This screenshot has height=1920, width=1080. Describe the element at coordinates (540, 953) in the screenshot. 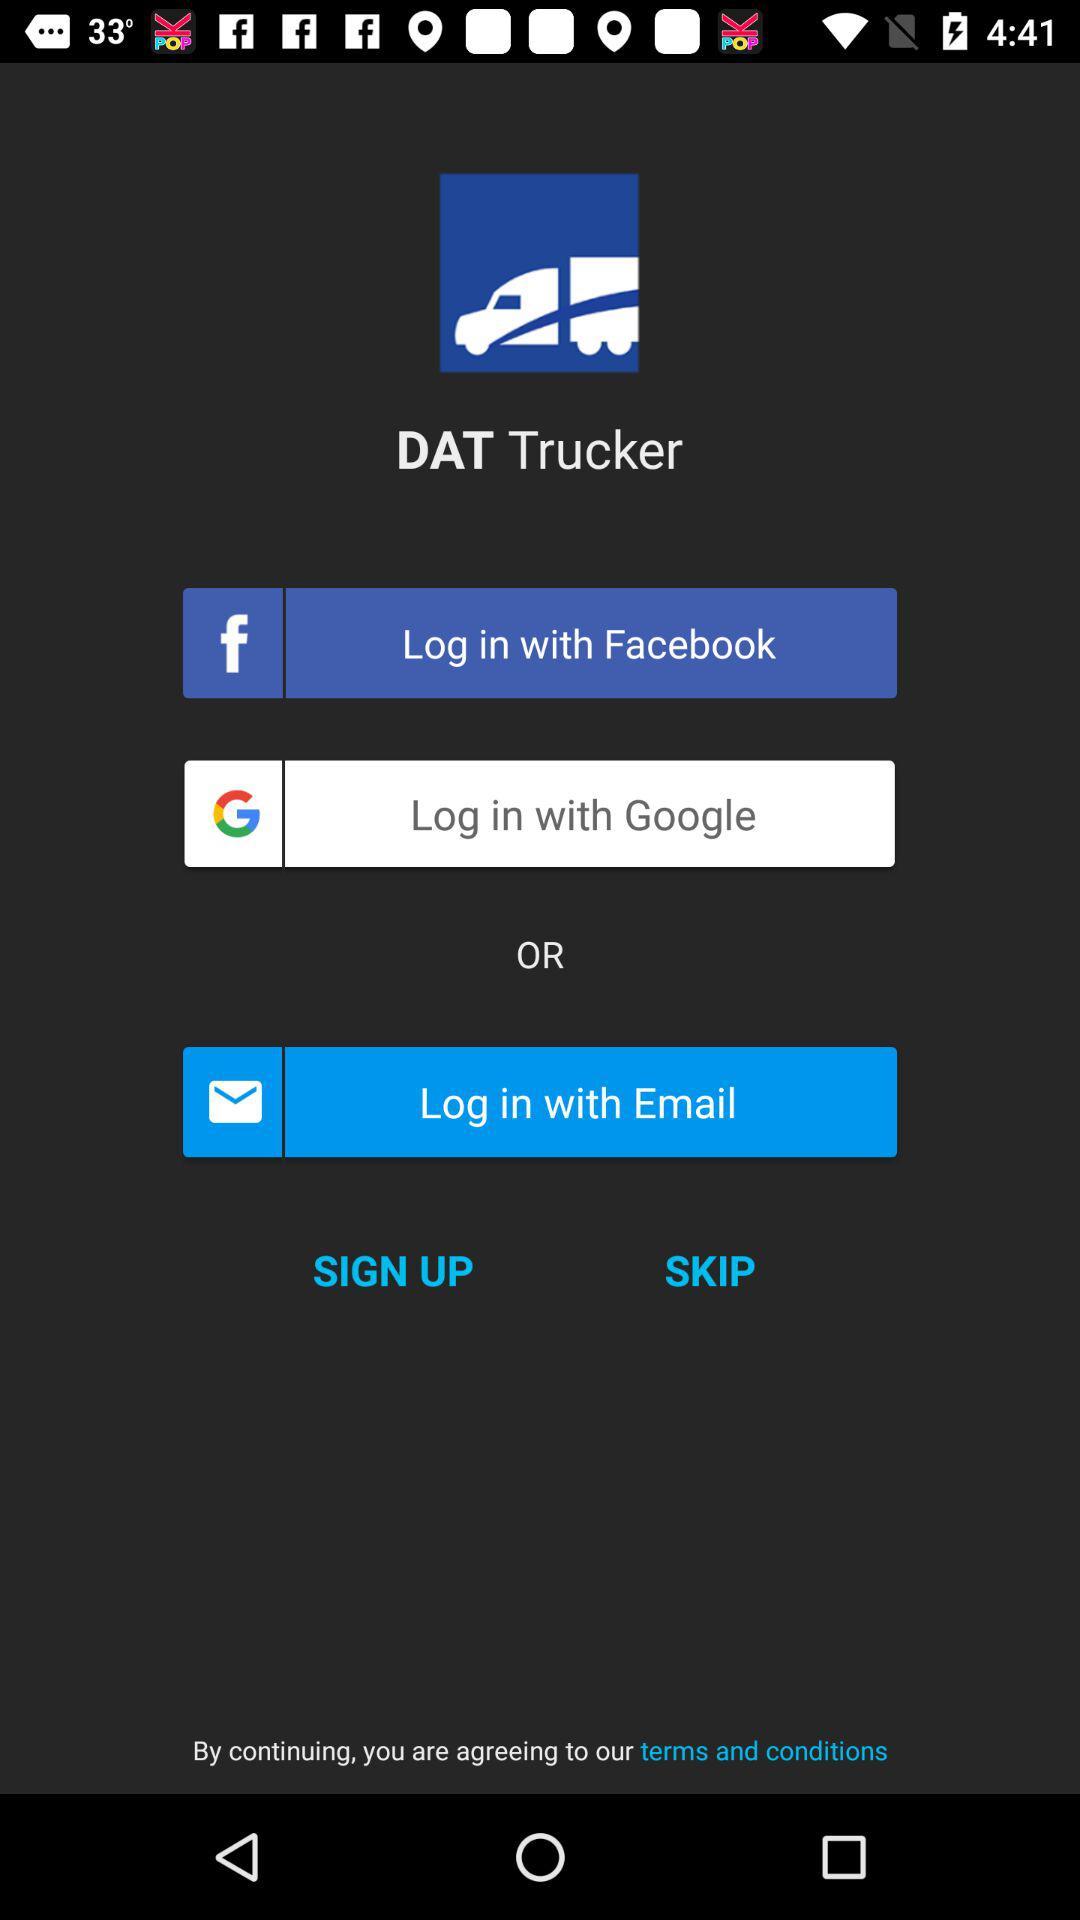

I see `icon above the log in with` at that location.